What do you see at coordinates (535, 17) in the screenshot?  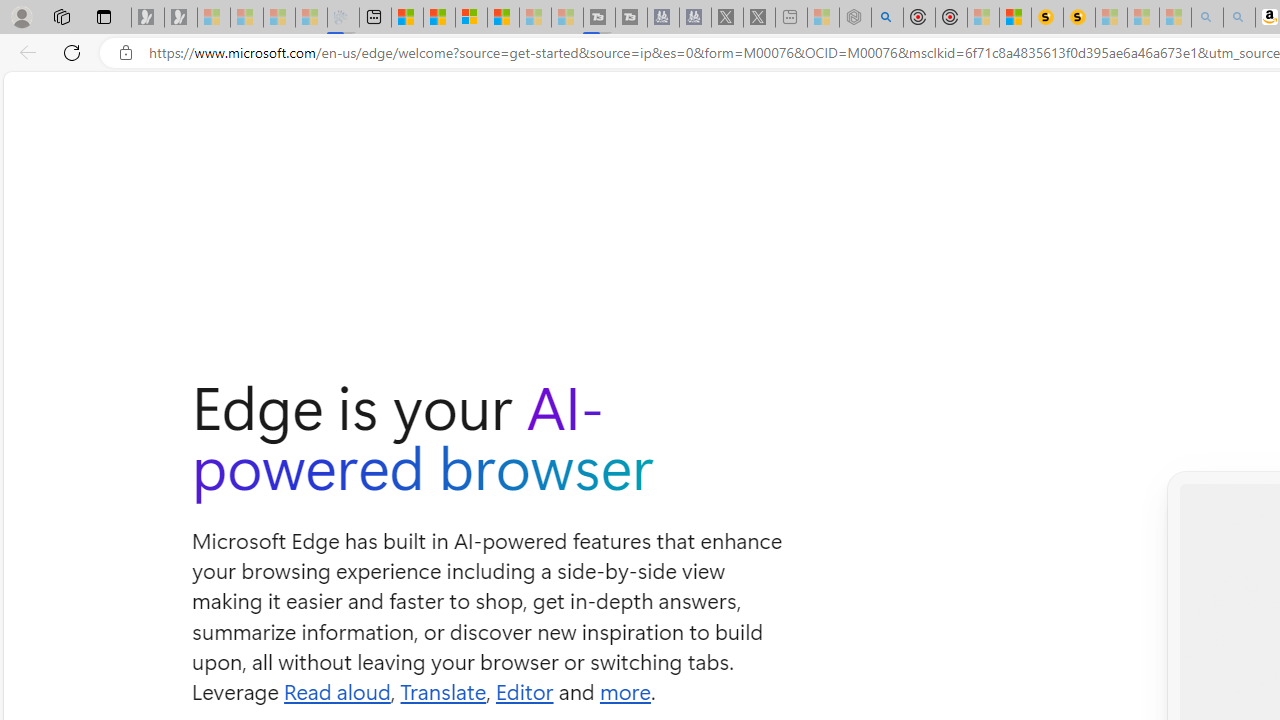 I see `'Microsoft Start - Sleeping'` at bounding box center [535, 17].